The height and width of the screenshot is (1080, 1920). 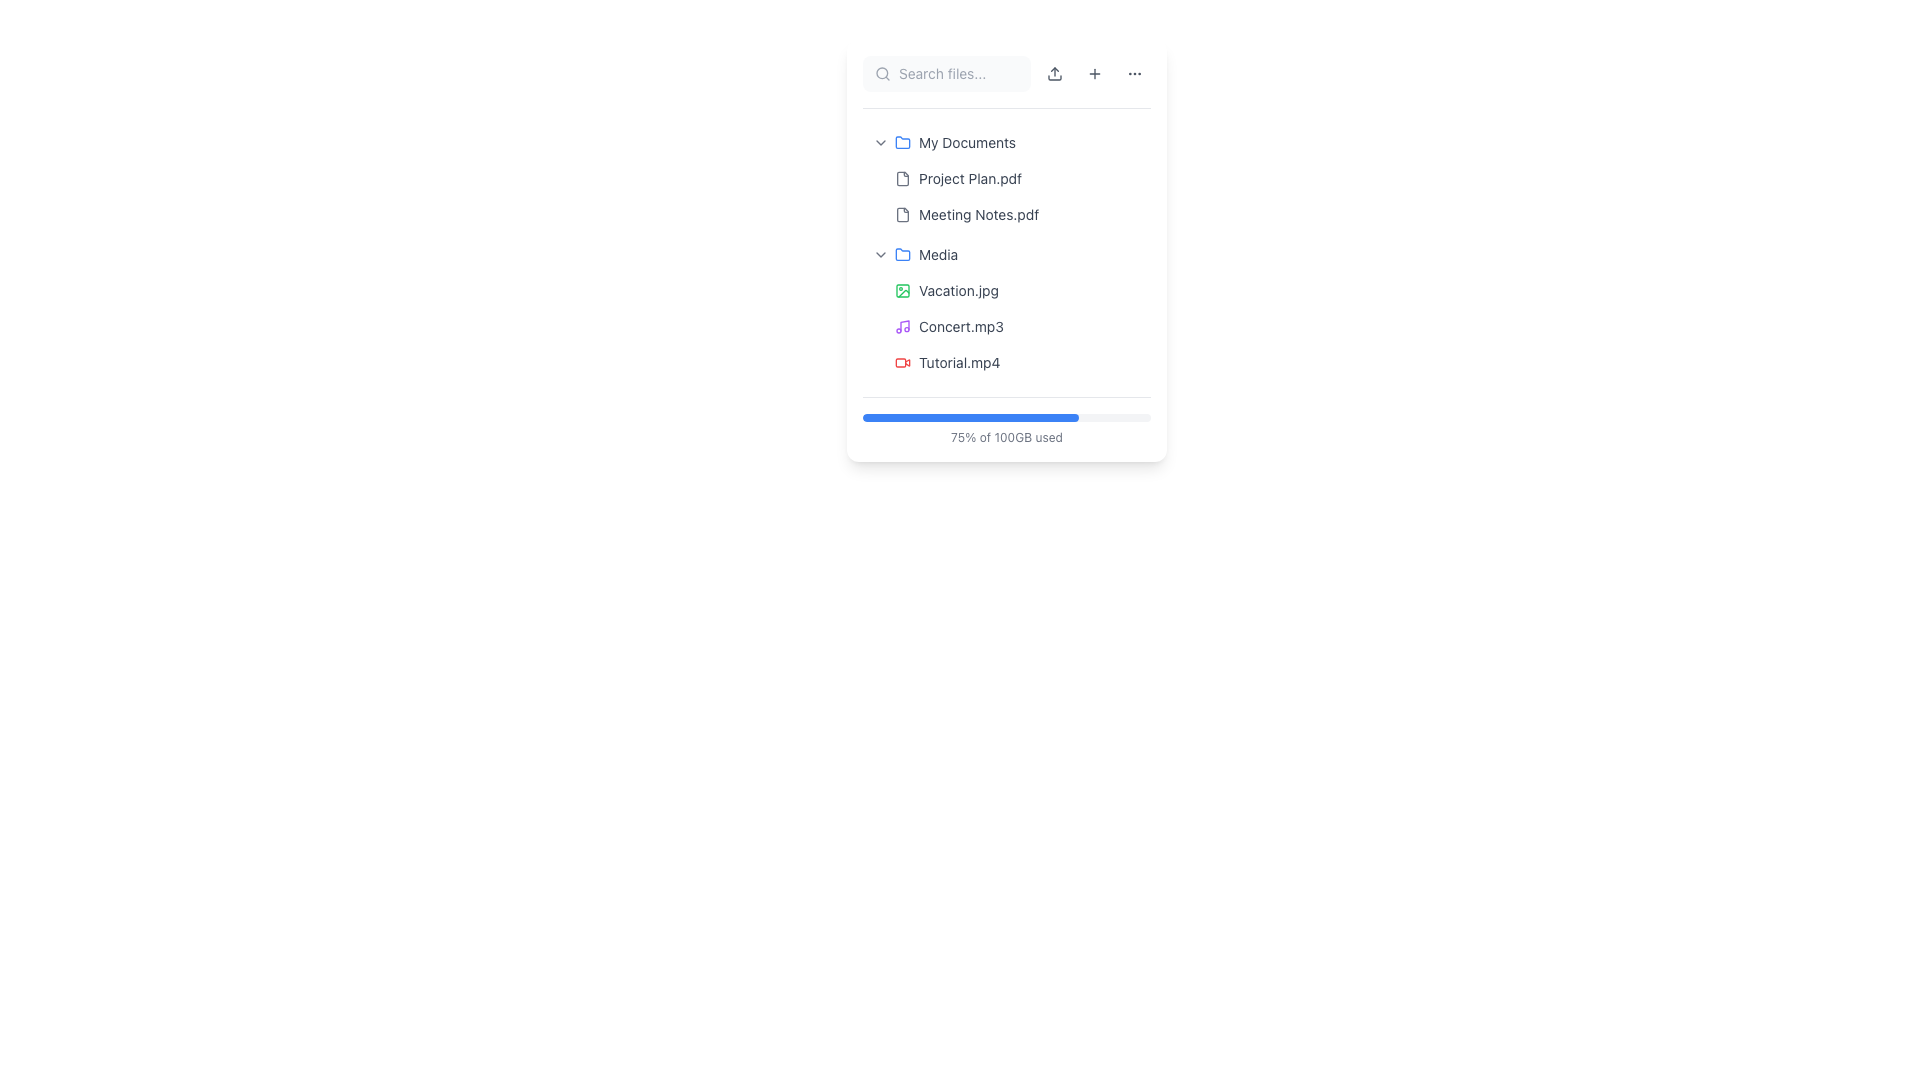 I want to click on the document icon representing 'Meeting Notes.pdf' located in the 'My Documents' folder, so click(x=901, y=215).